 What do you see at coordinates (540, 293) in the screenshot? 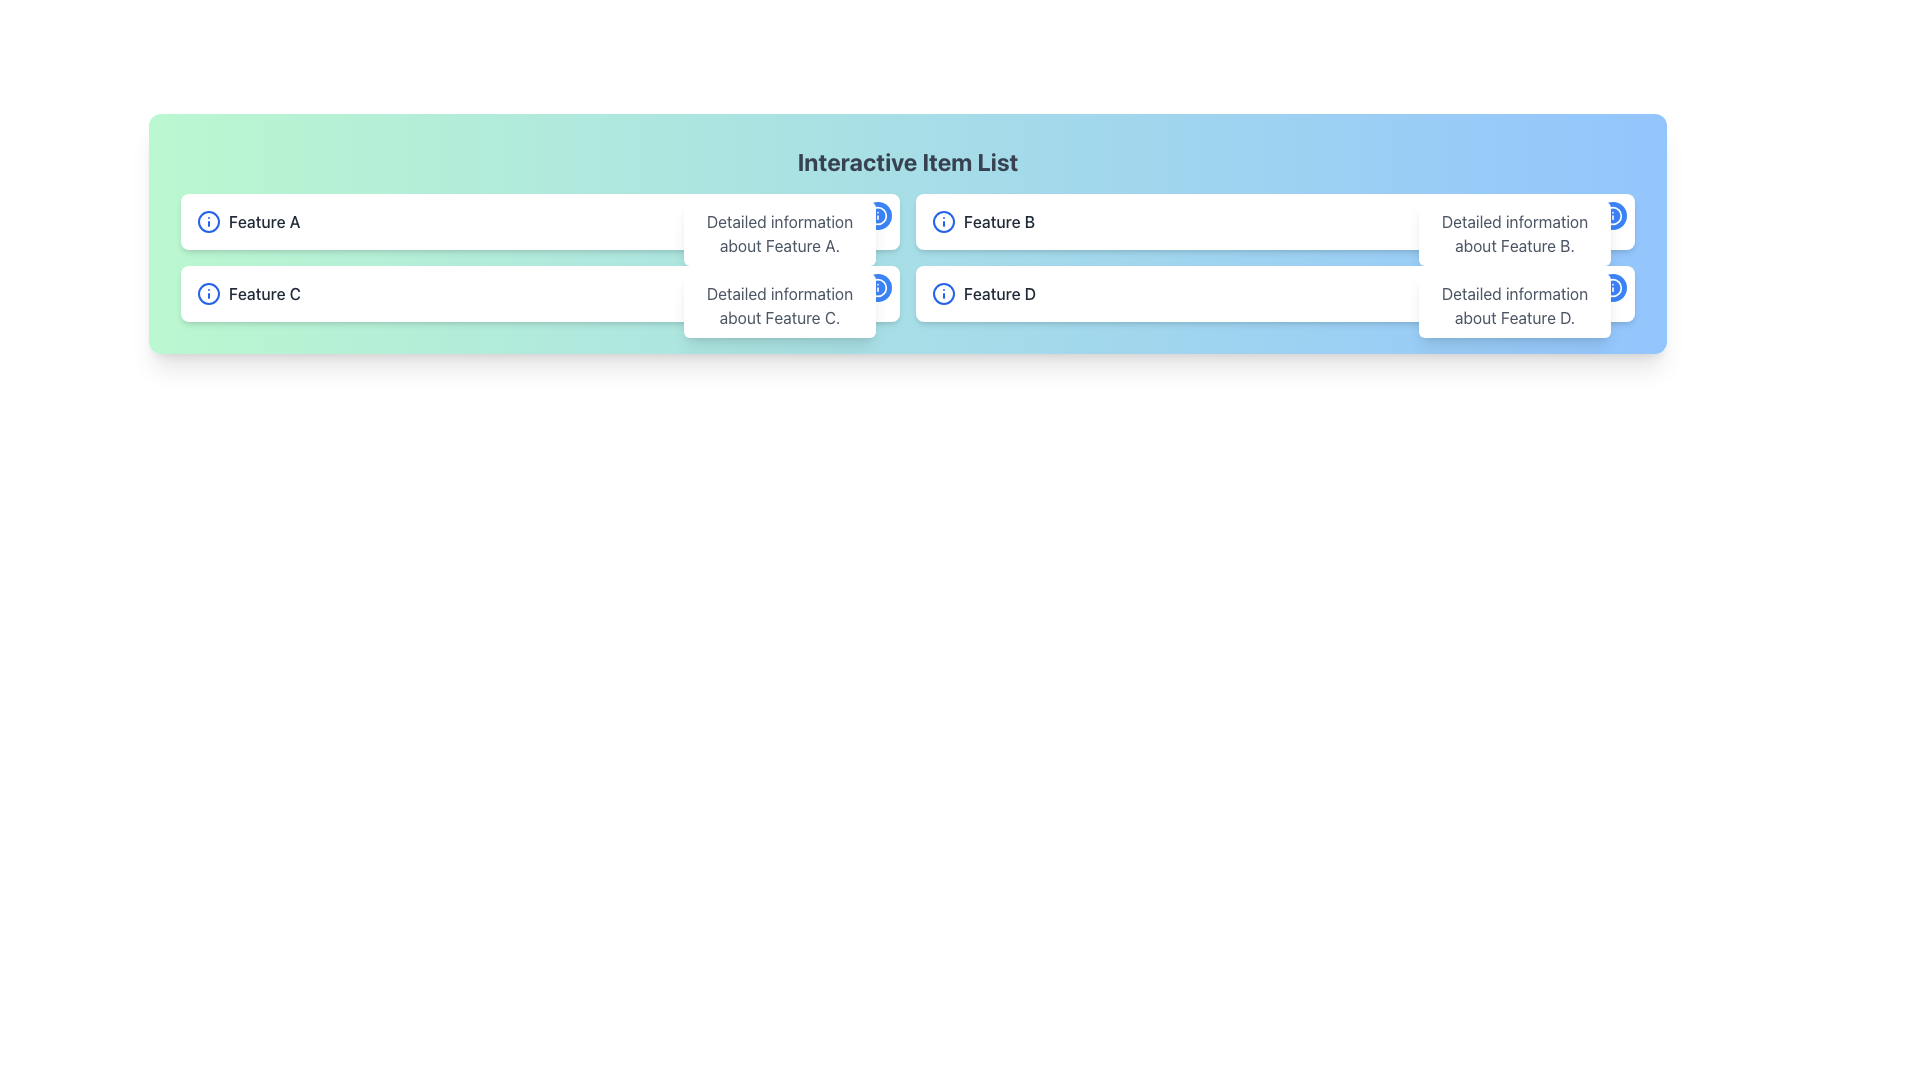
I see `the Card or List Item displaying information about 'Feature C' located in the second row of a two-row grid` at bounding box center [540, 293].